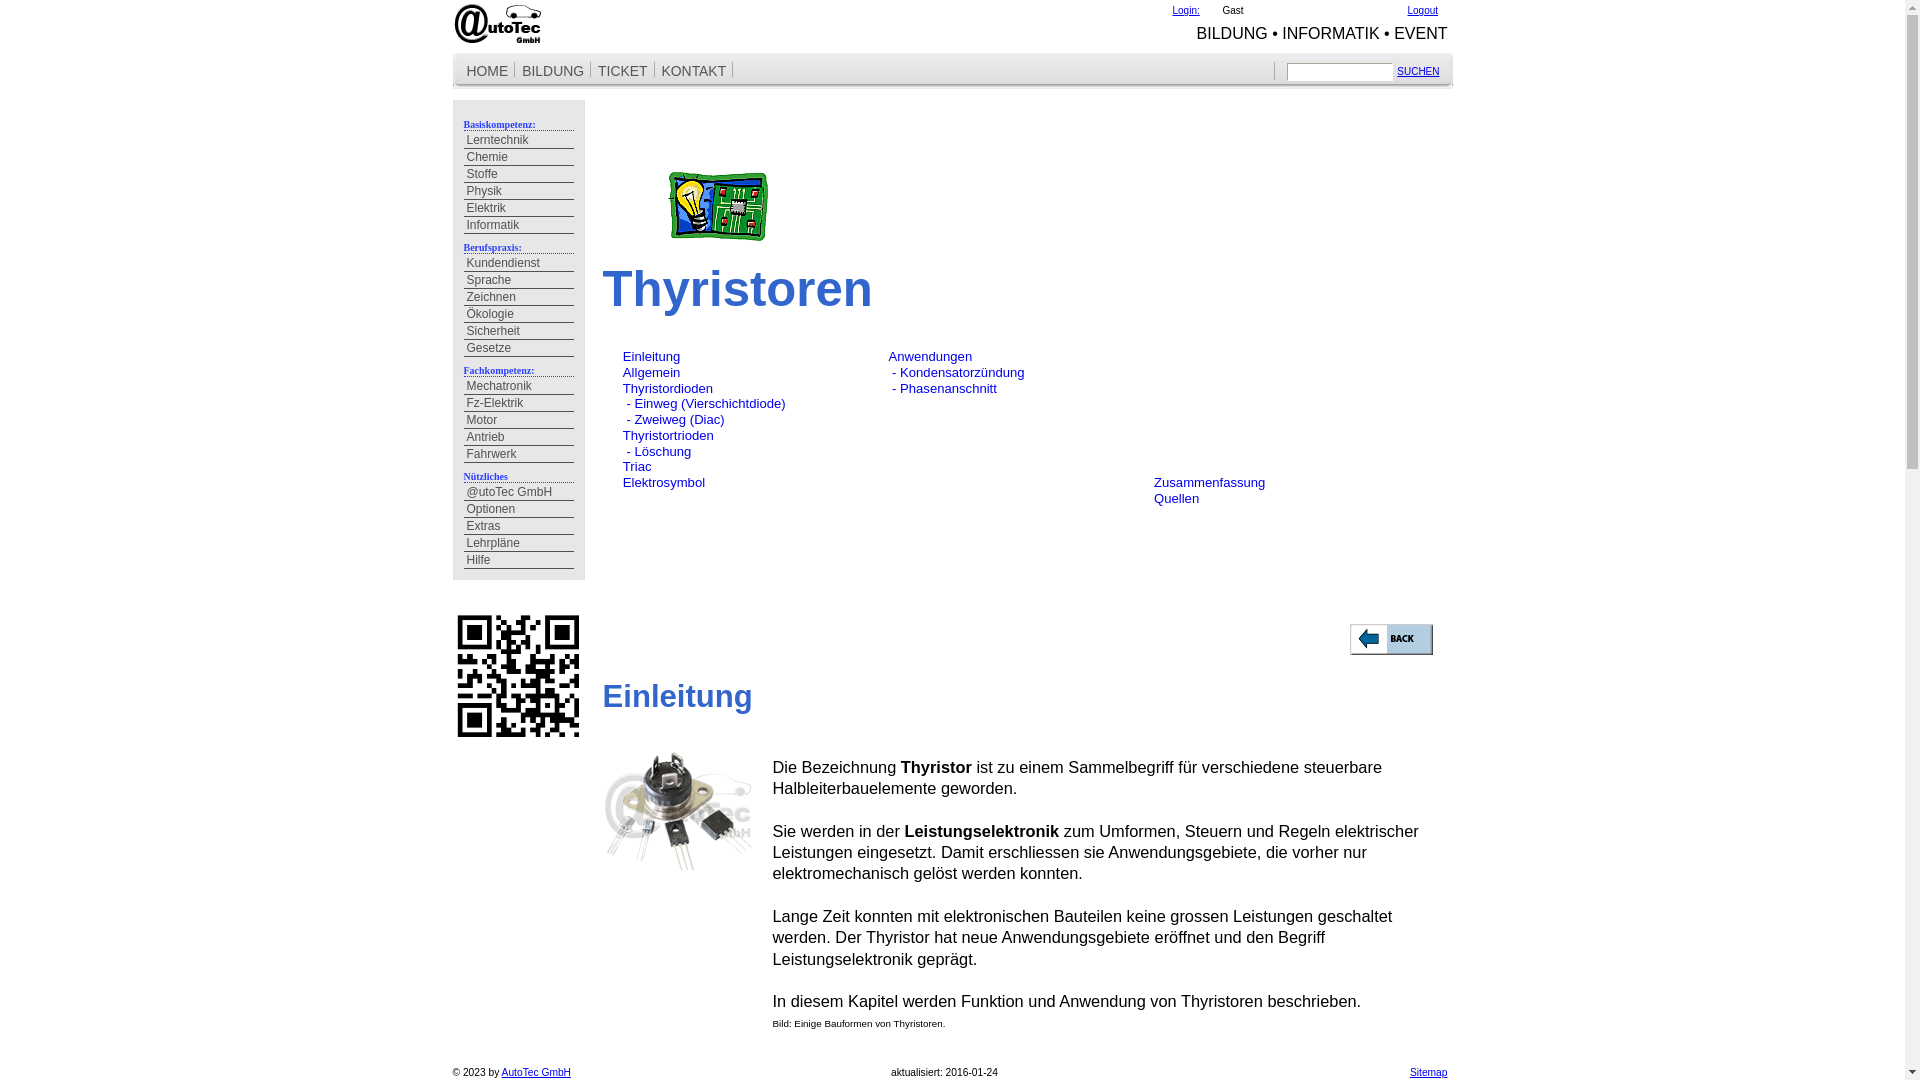  What do you see at coordinates (940, 388) in the screenshot?
I see `' - Phasenanschnitt'` at bounding box center [940, 388].